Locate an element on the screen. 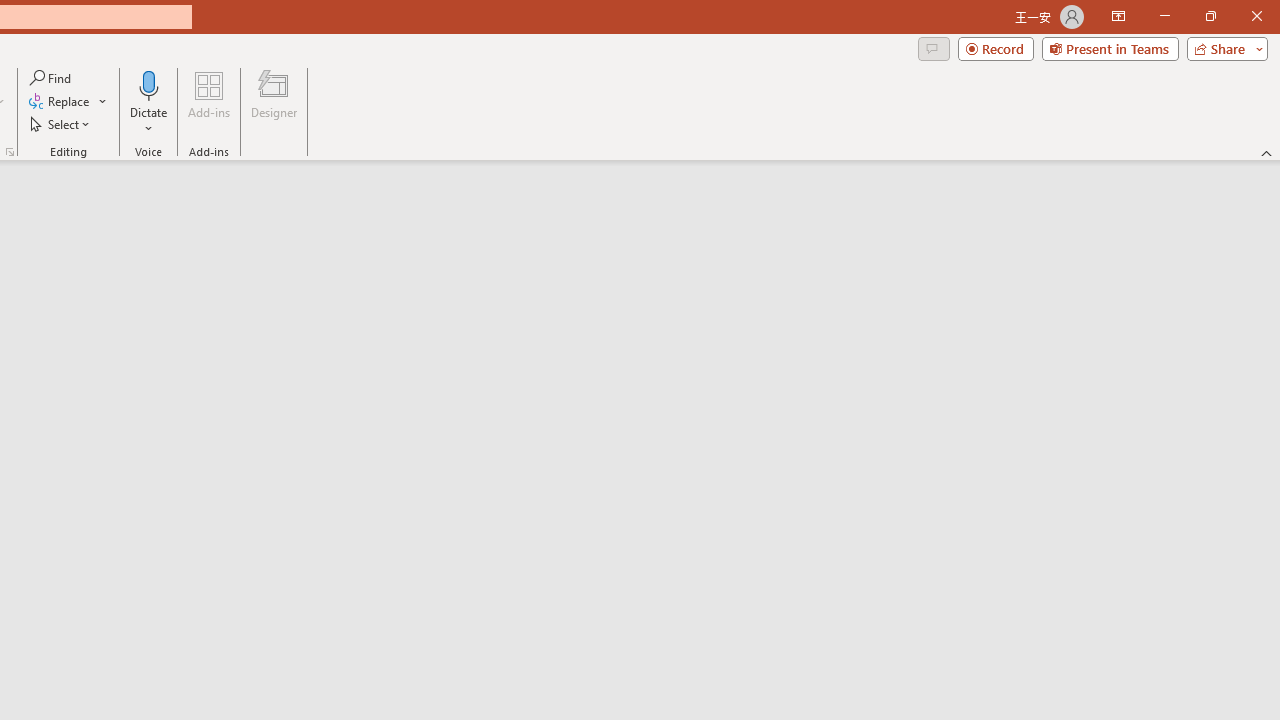  'Record' is located at coordinates (995, 47).